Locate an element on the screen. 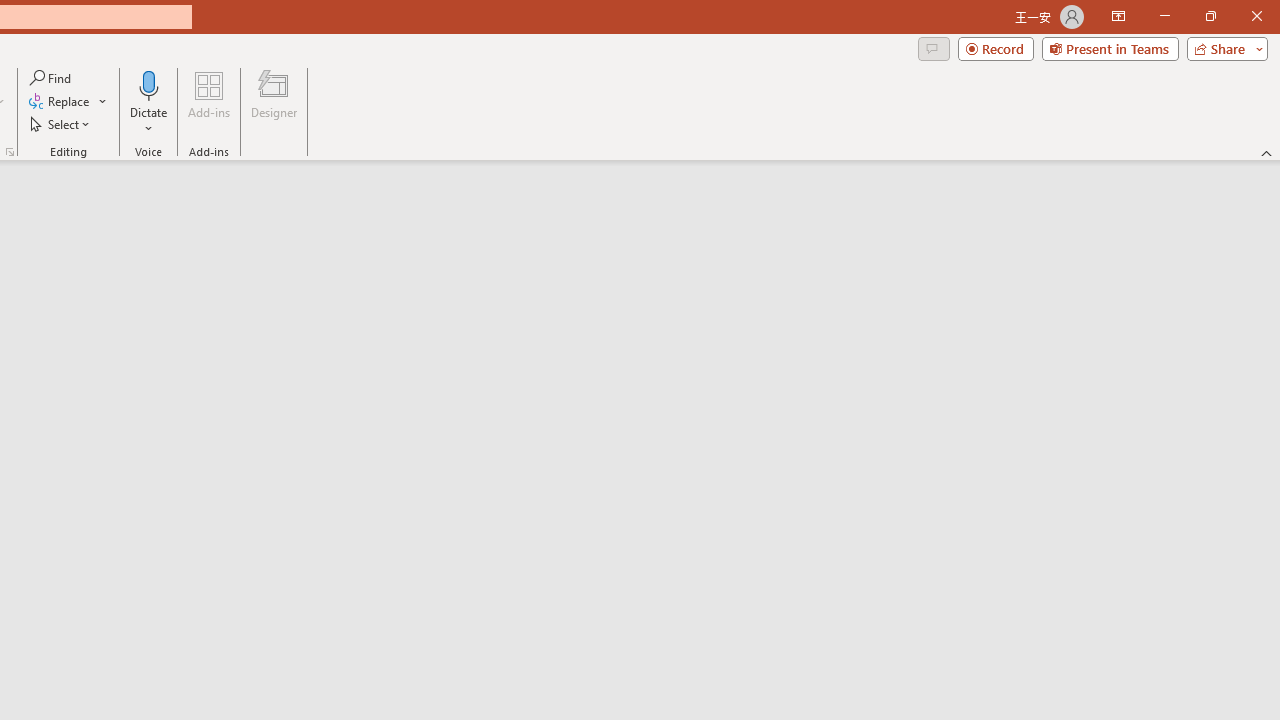  'Record' is located at coordinates (995, 47).